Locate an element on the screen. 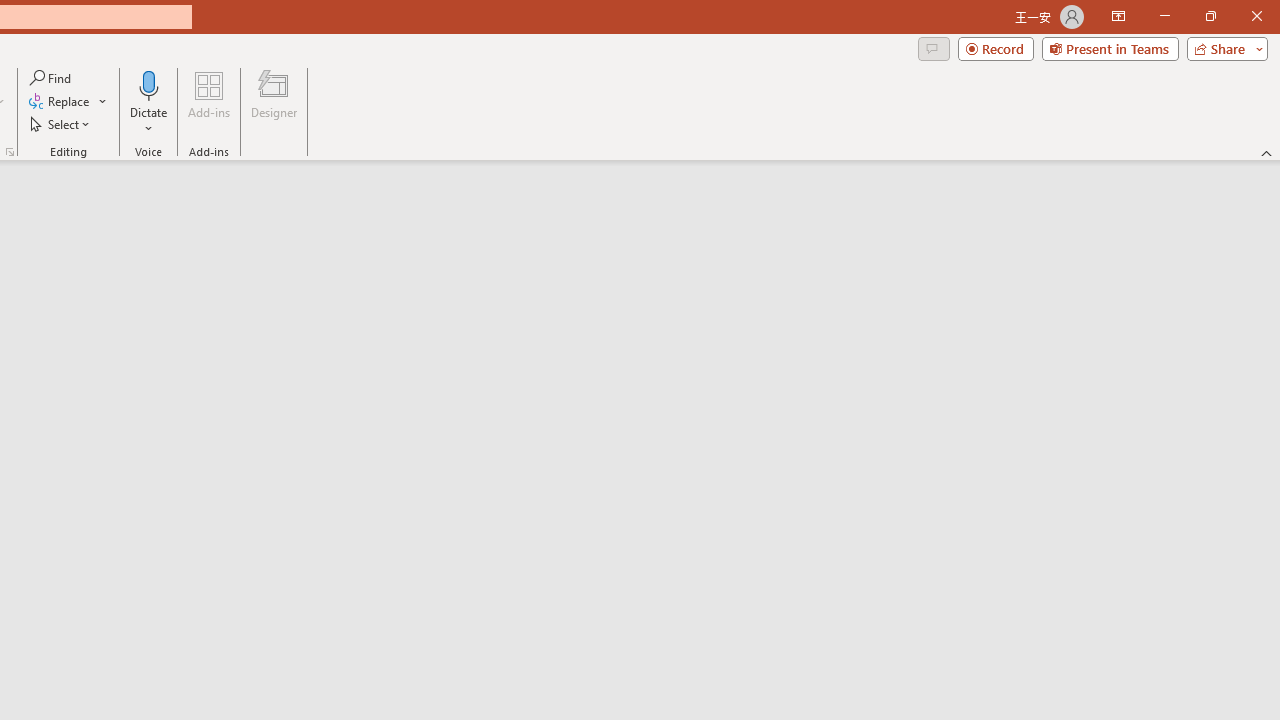  'Record' is located at coordinates (995, 47).